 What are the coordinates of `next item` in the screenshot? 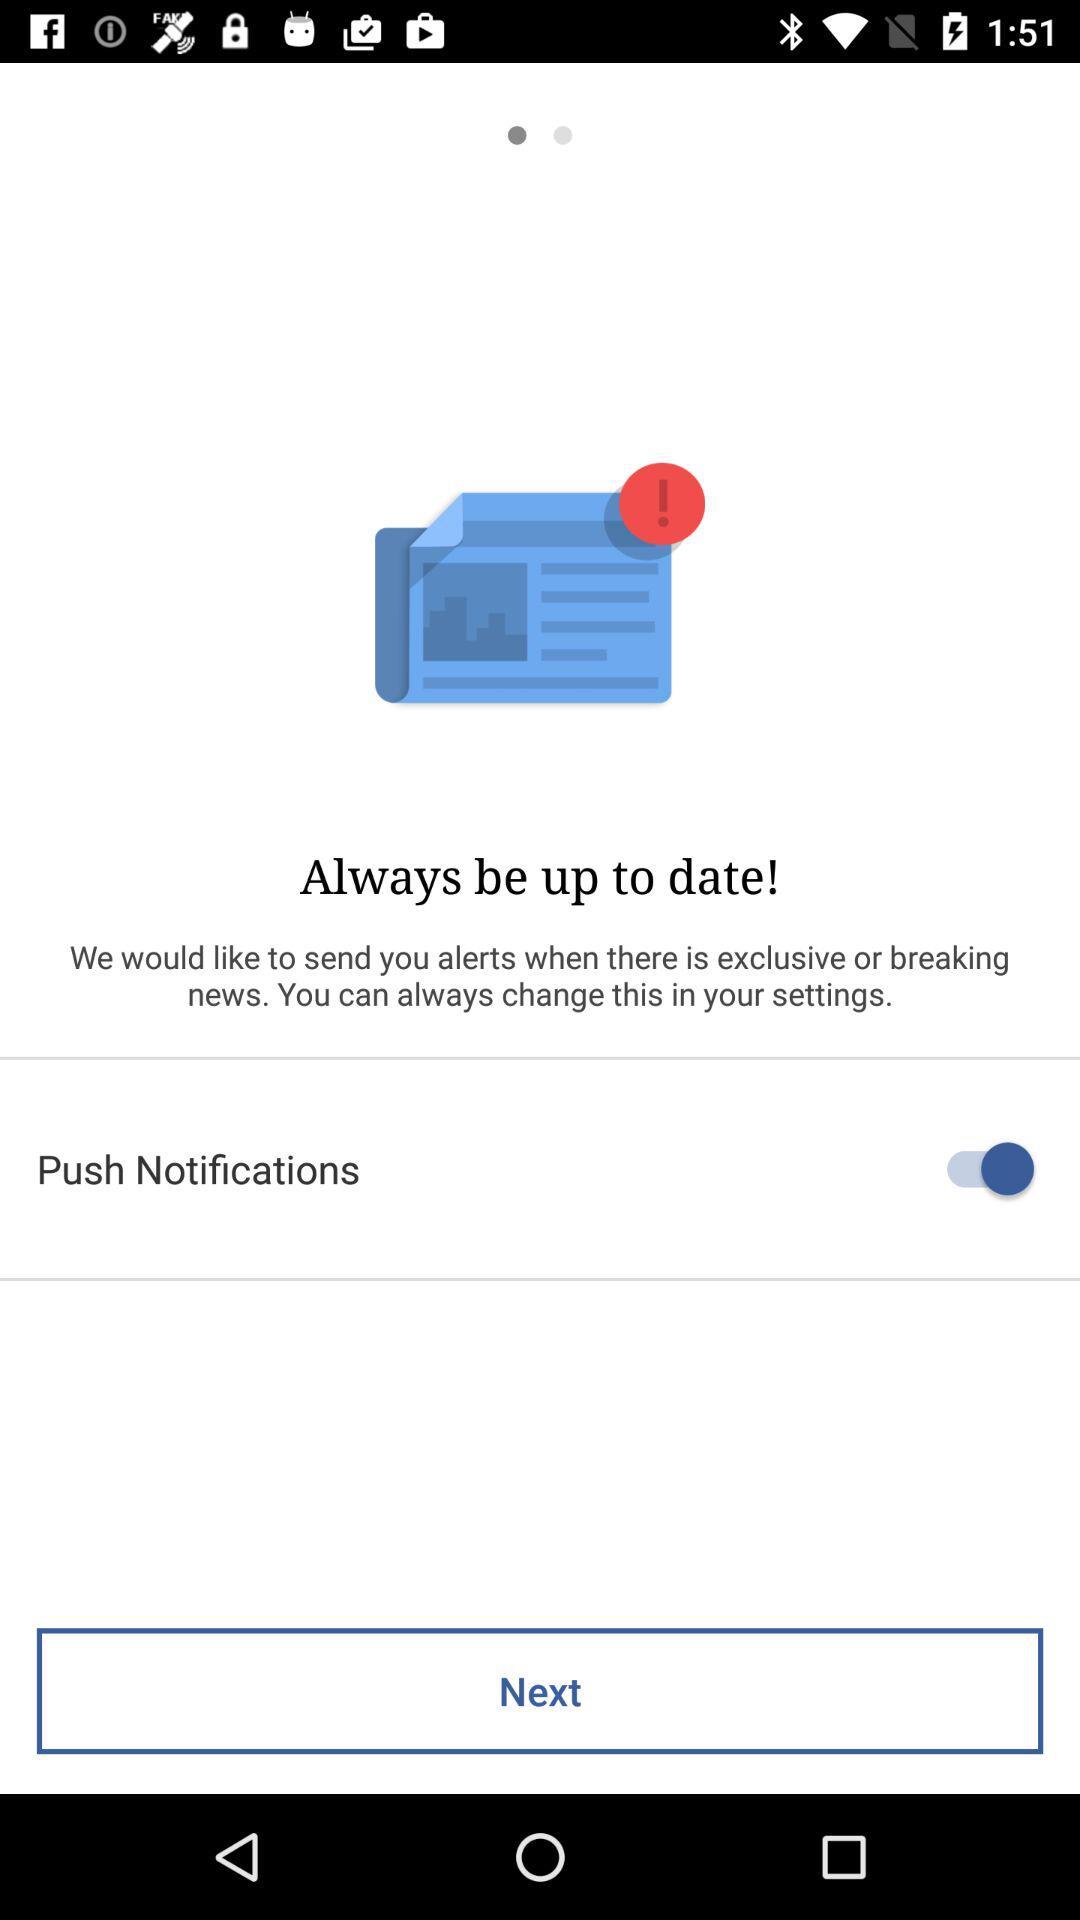 It's located at (540, 1690).